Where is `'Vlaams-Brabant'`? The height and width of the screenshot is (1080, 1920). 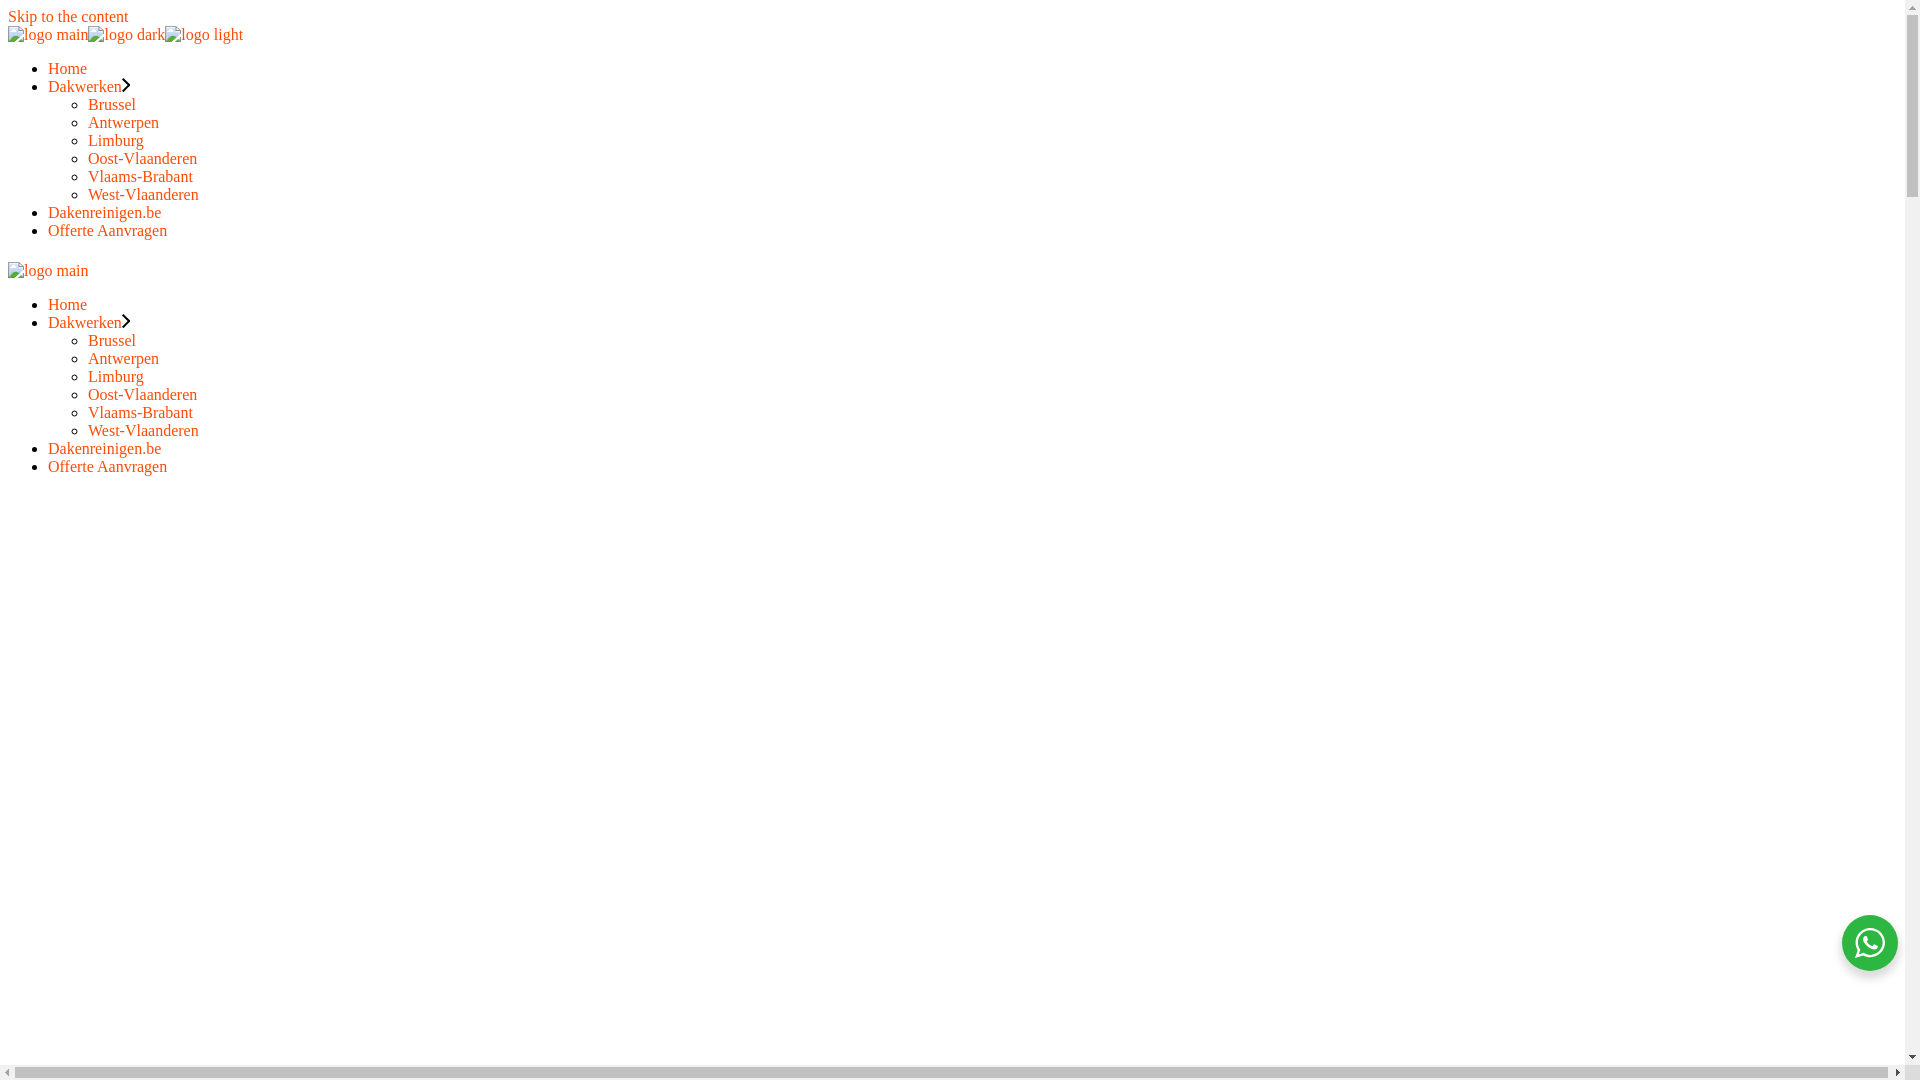
'Vlaams-Brabant' is located at coordinates (139, 411).